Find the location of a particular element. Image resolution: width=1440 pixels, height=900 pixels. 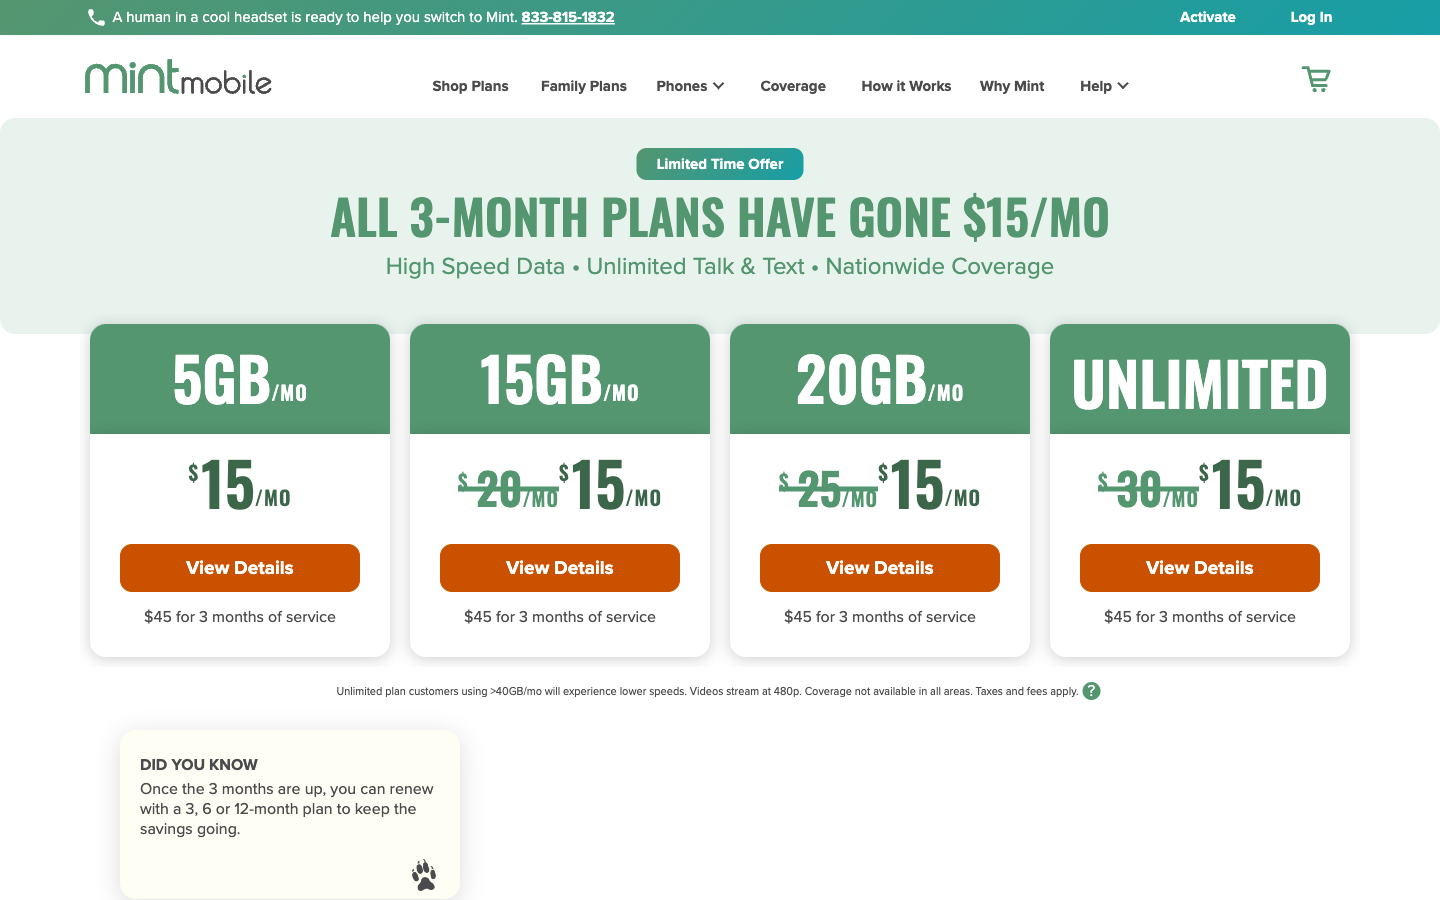

View Login Page is located at coordinates (1299, 16).